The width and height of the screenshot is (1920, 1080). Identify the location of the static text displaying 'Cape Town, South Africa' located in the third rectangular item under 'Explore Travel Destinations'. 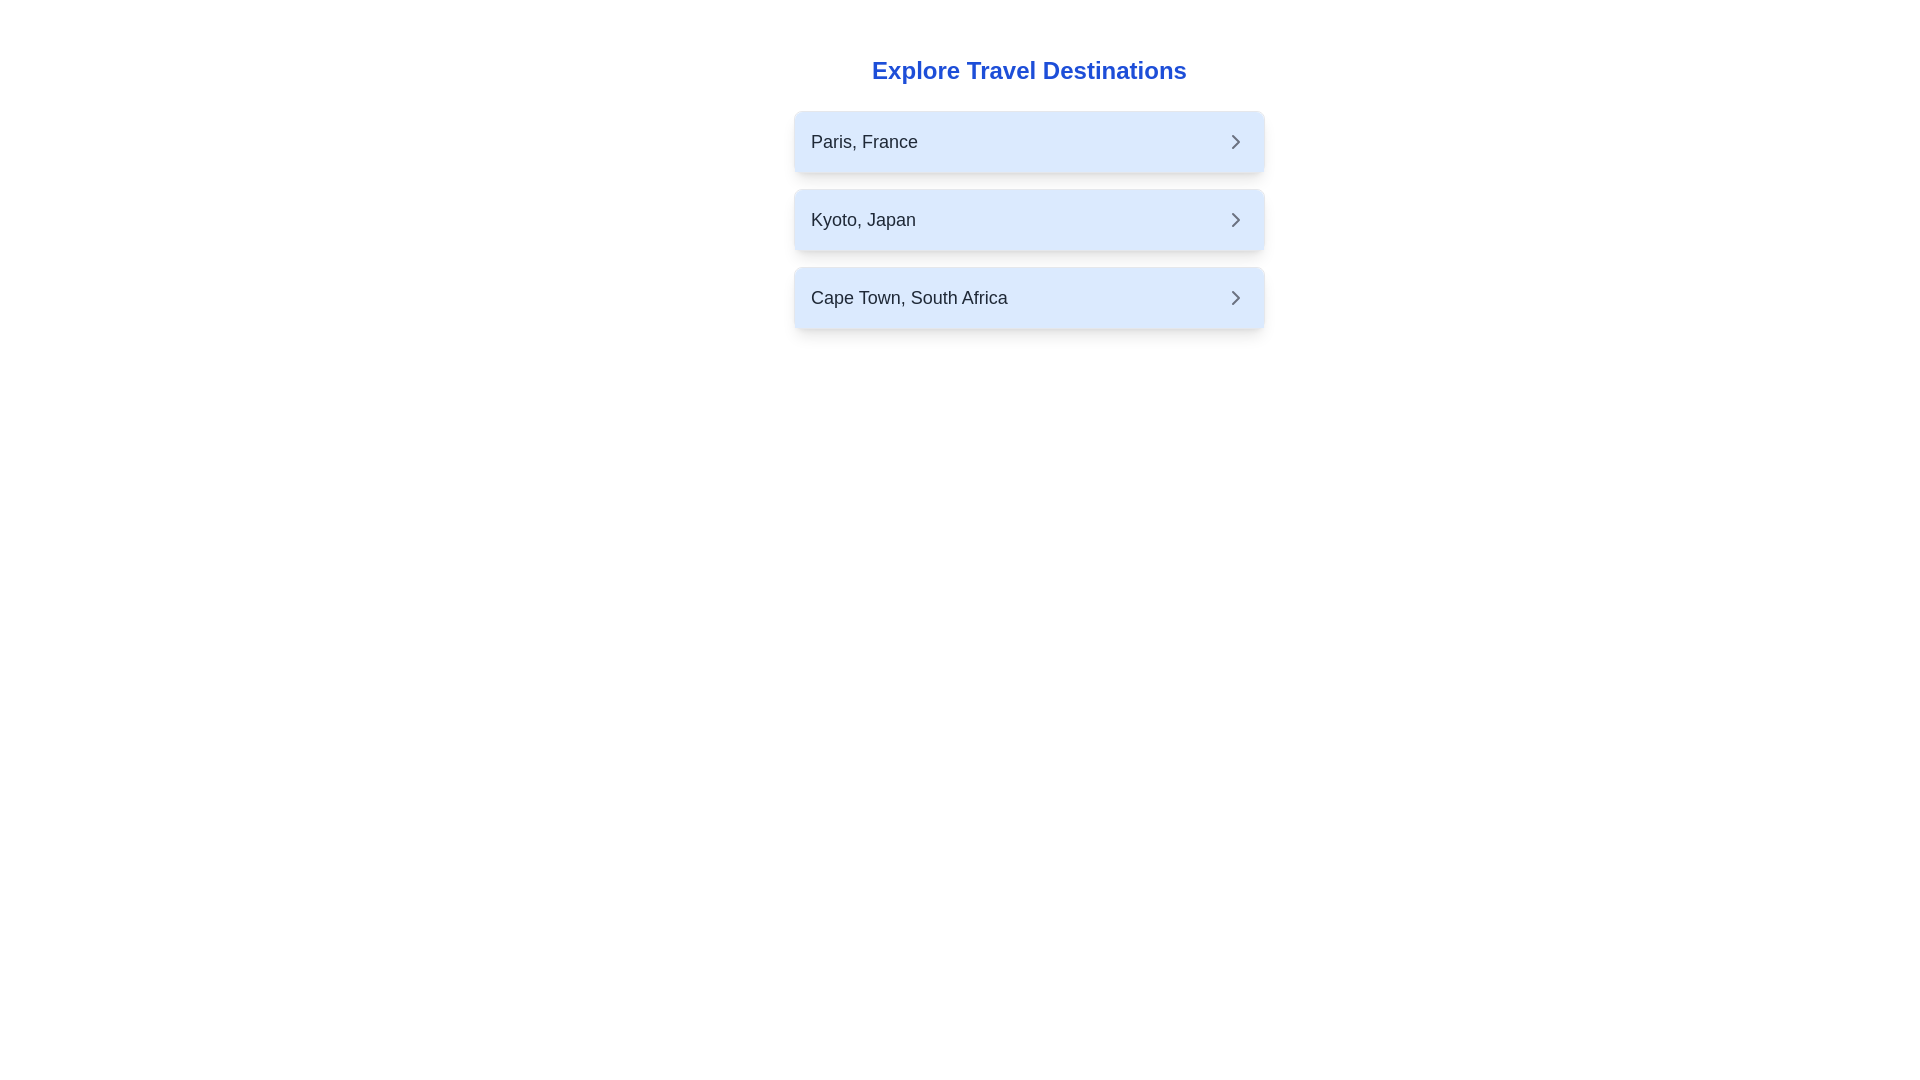
(908, 297).